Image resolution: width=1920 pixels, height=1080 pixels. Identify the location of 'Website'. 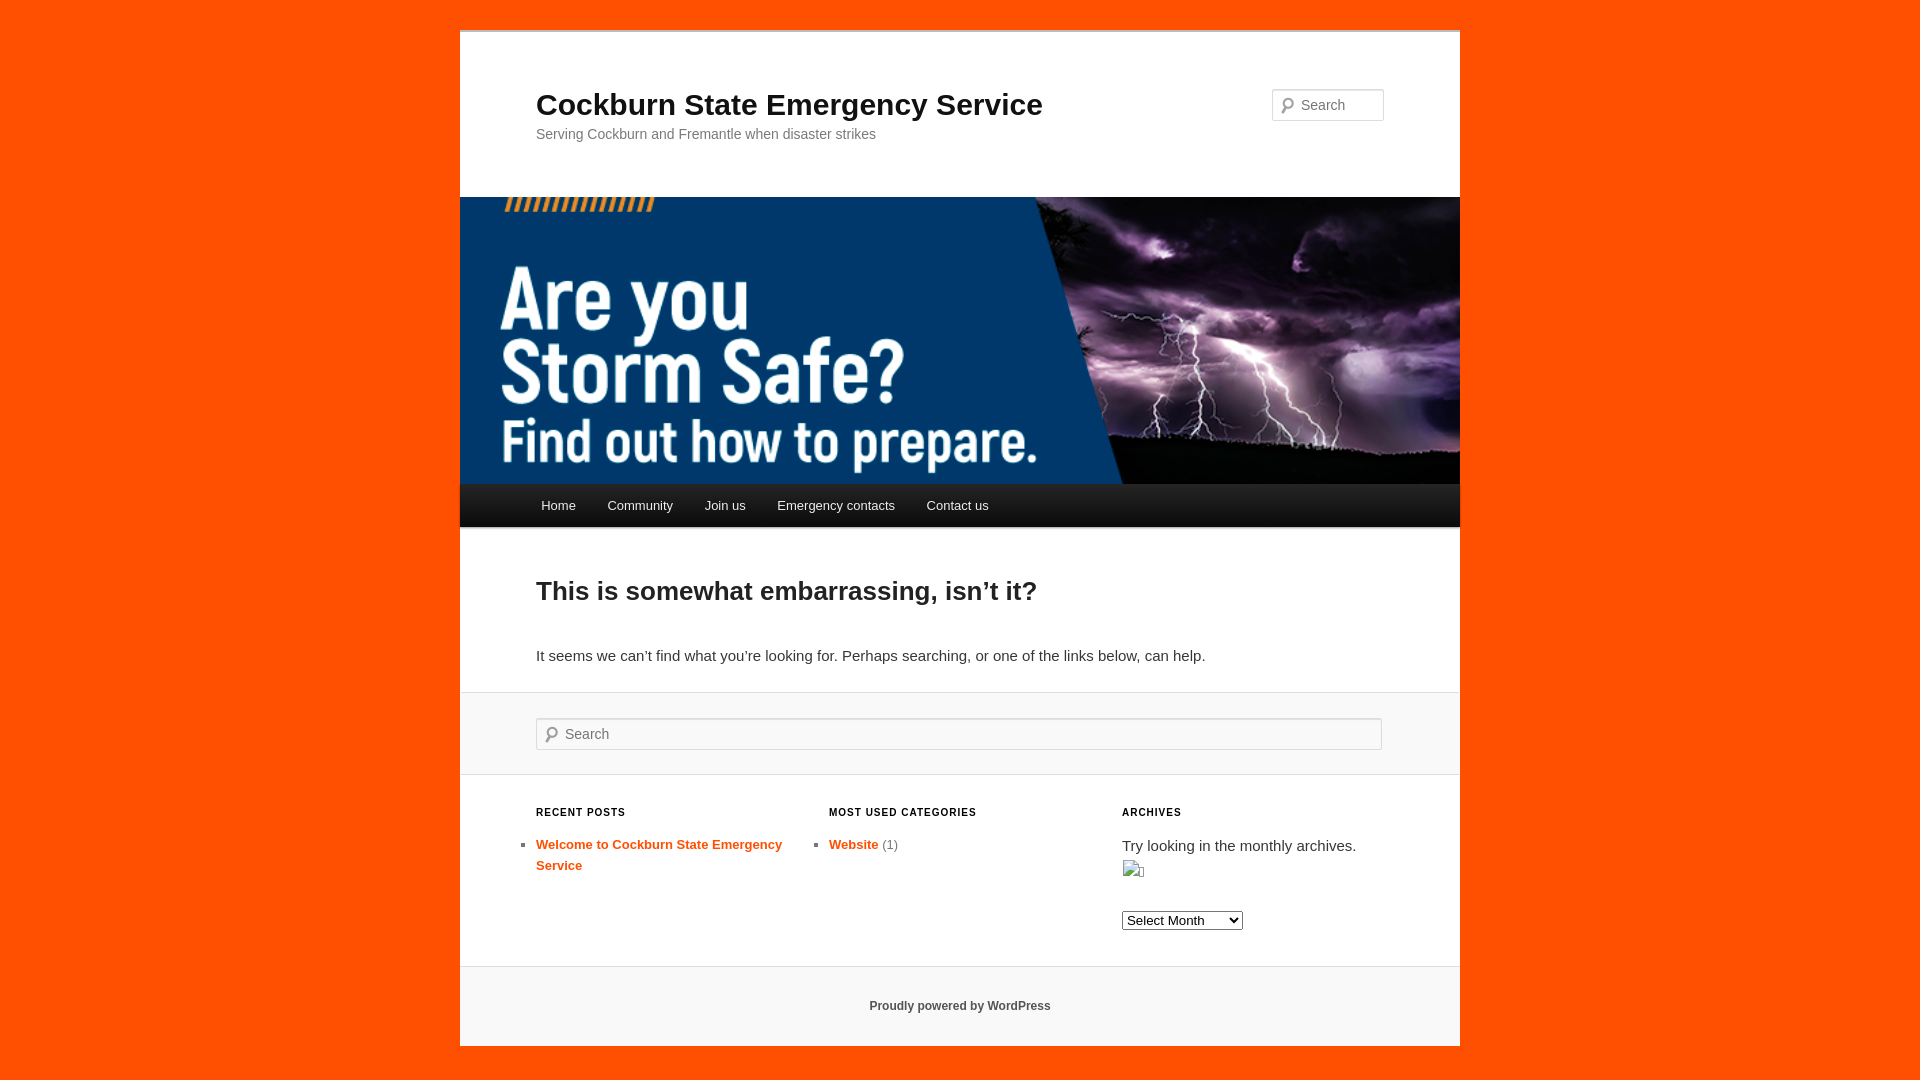
(854, 844).